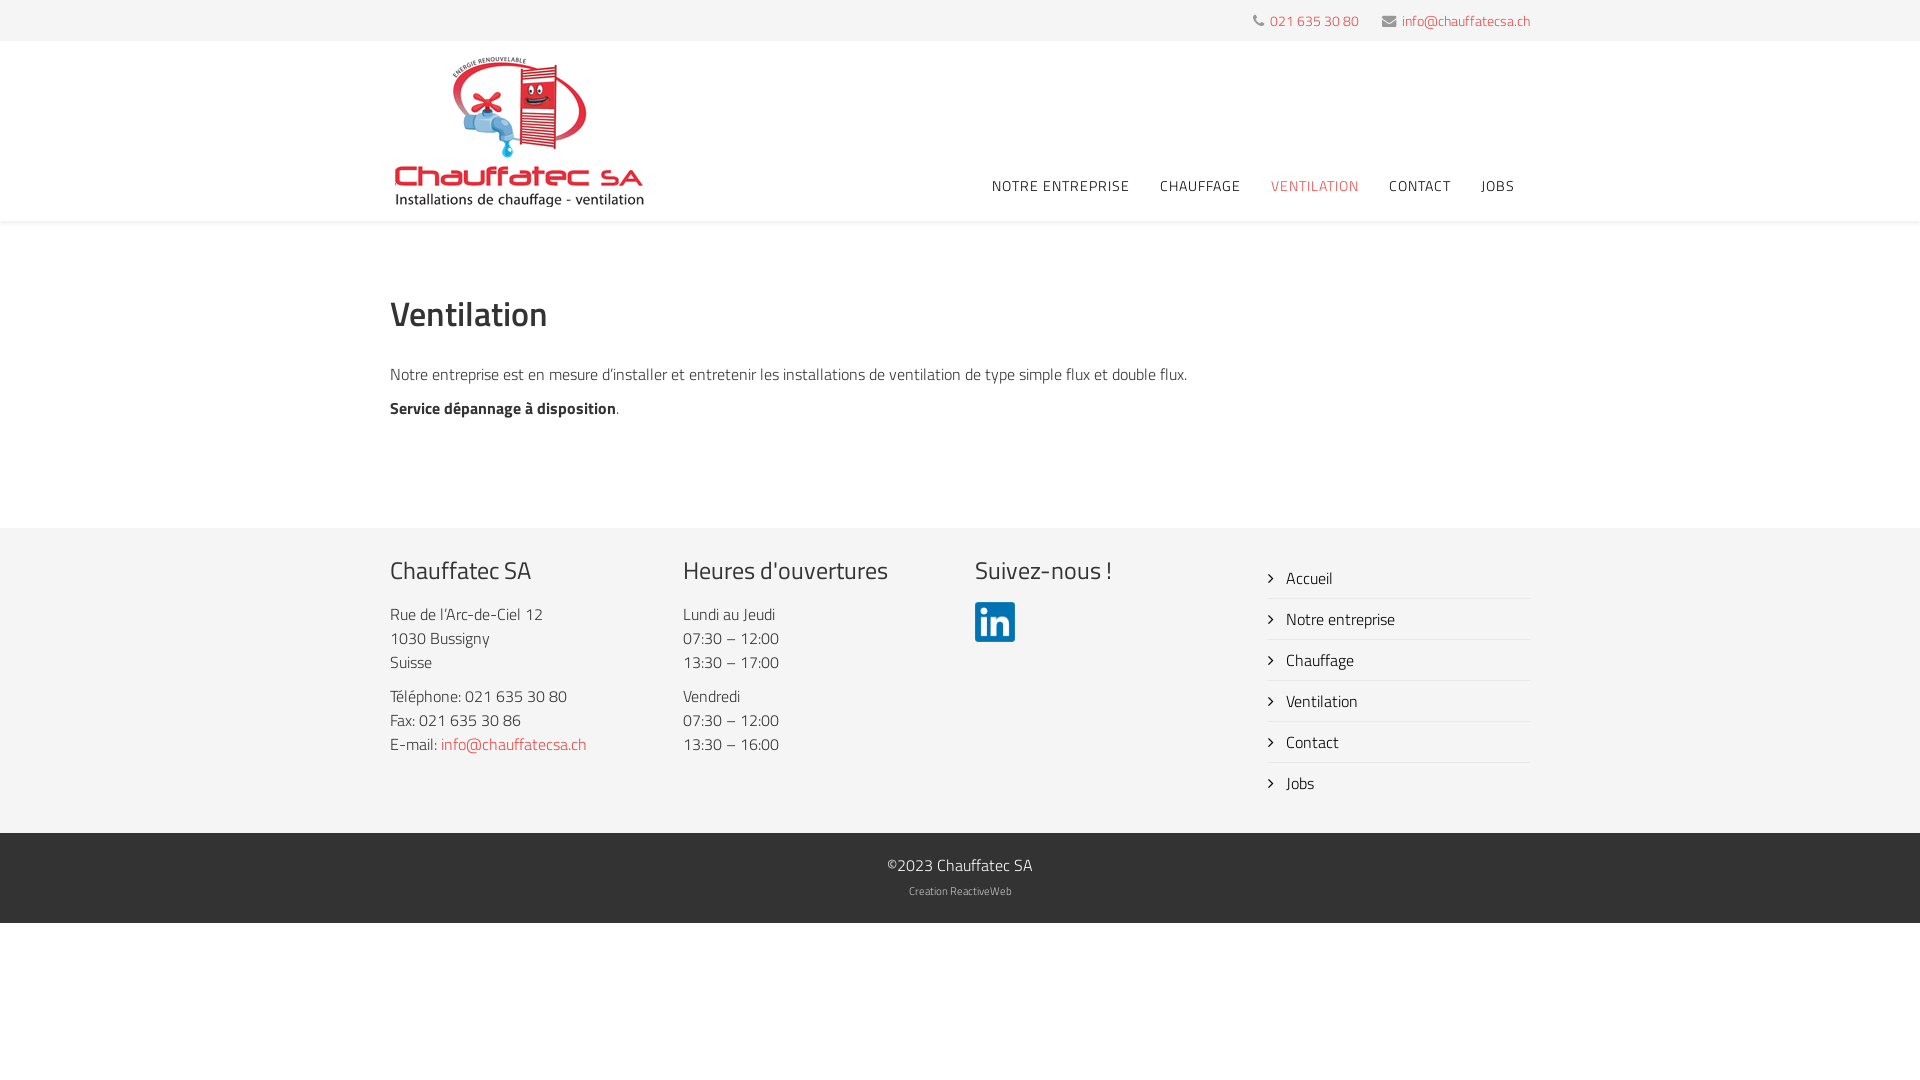 The height and width of the screenshot is (1080, 1920). What do you see at coordinates (1465, 185) in the screenshot?
I see `'JOBS'` at bounding box center [1465, 185].